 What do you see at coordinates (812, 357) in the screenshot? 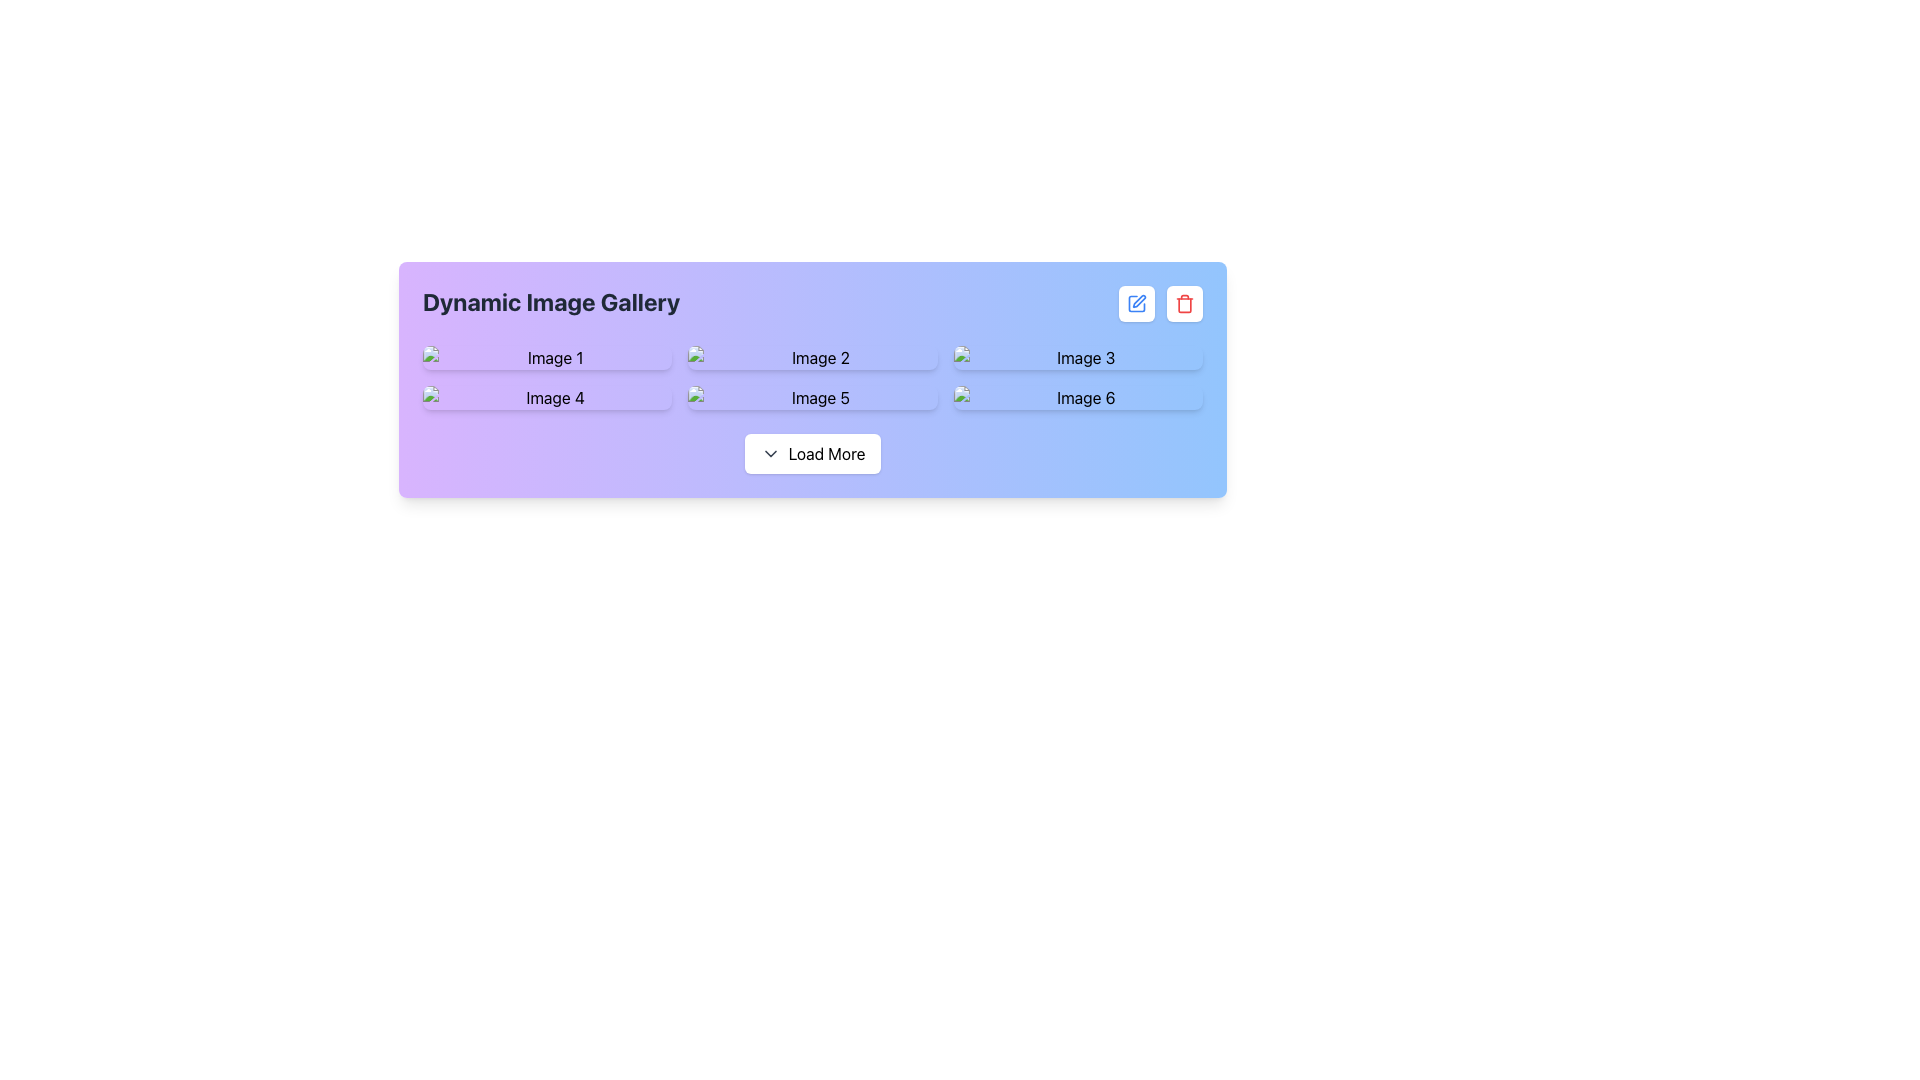
I see `the Image Preview with Label located in the first row and second column of the gallery grid` at bounding box center [812, 357].